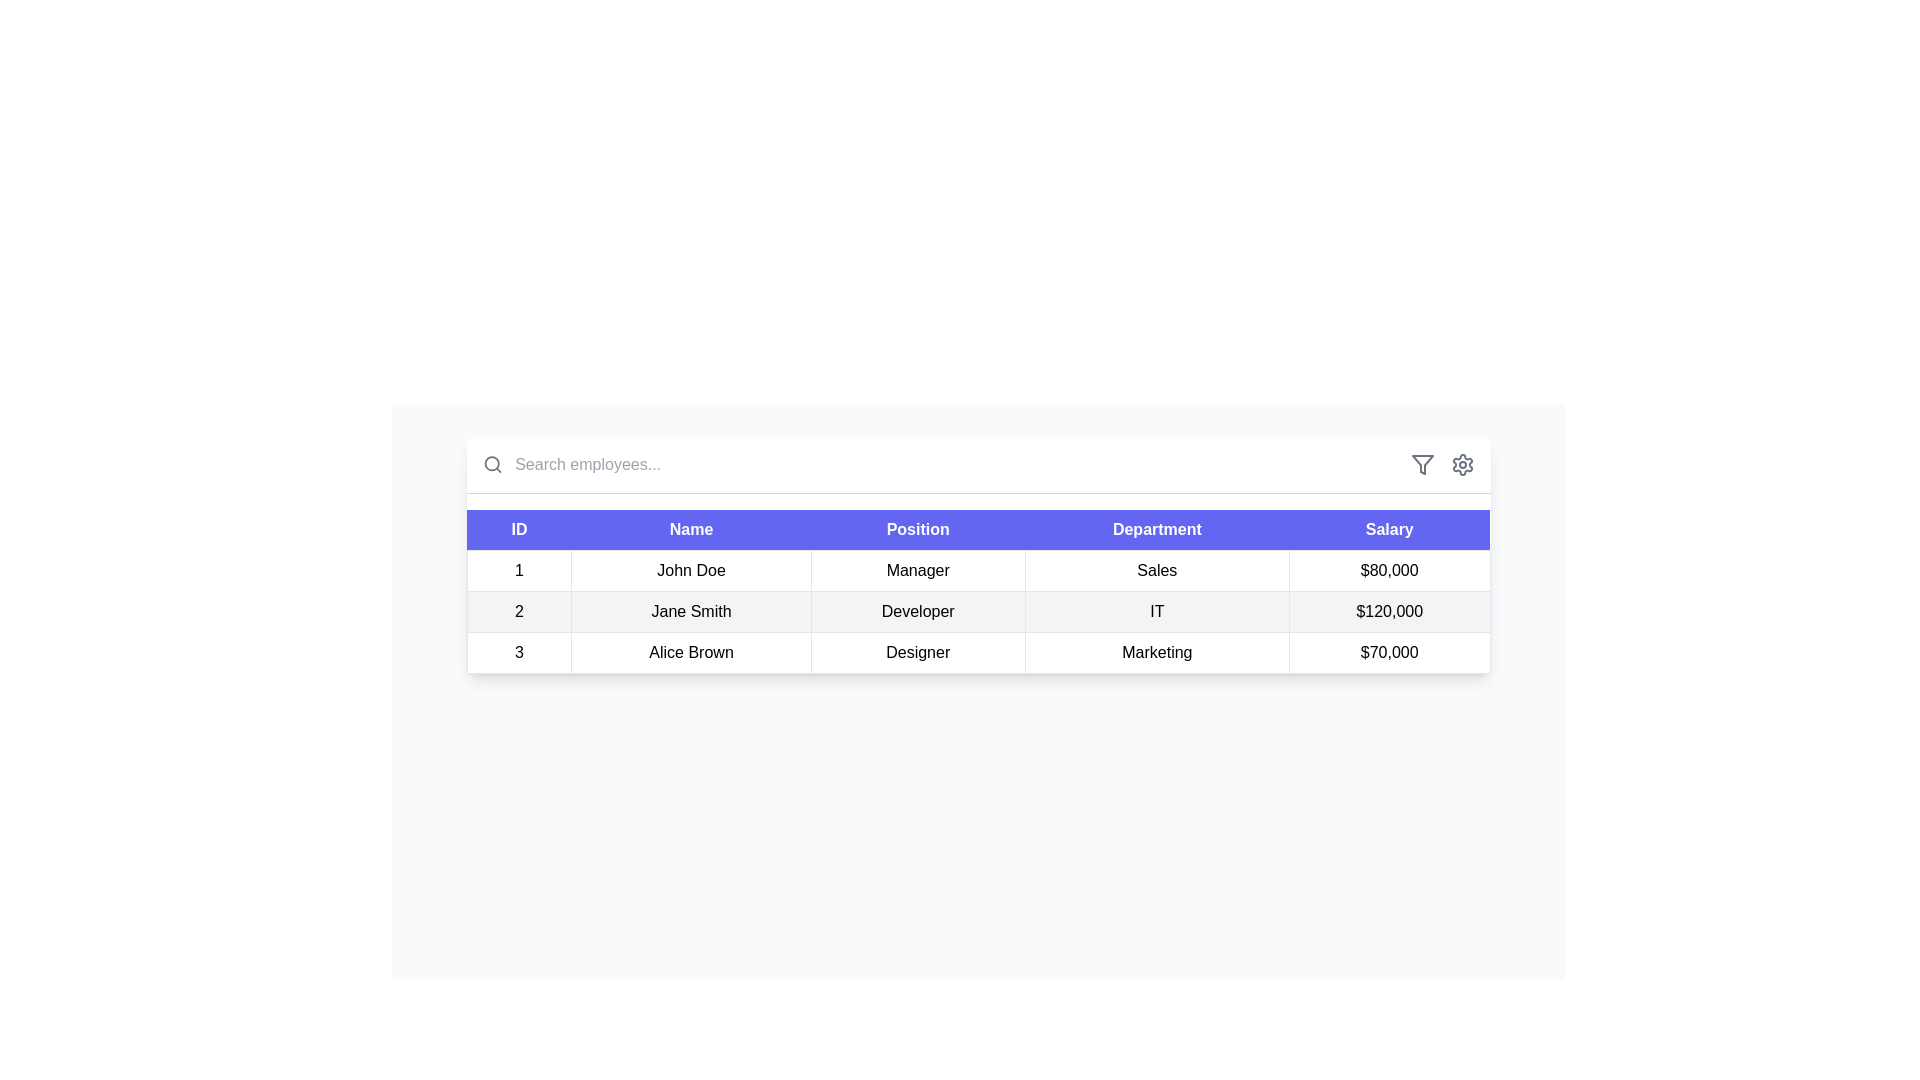  I want to click on the table cell that represents the unique ID or sequence number for the second row of the data table, located under the 'ID' header, so click(519, 611).